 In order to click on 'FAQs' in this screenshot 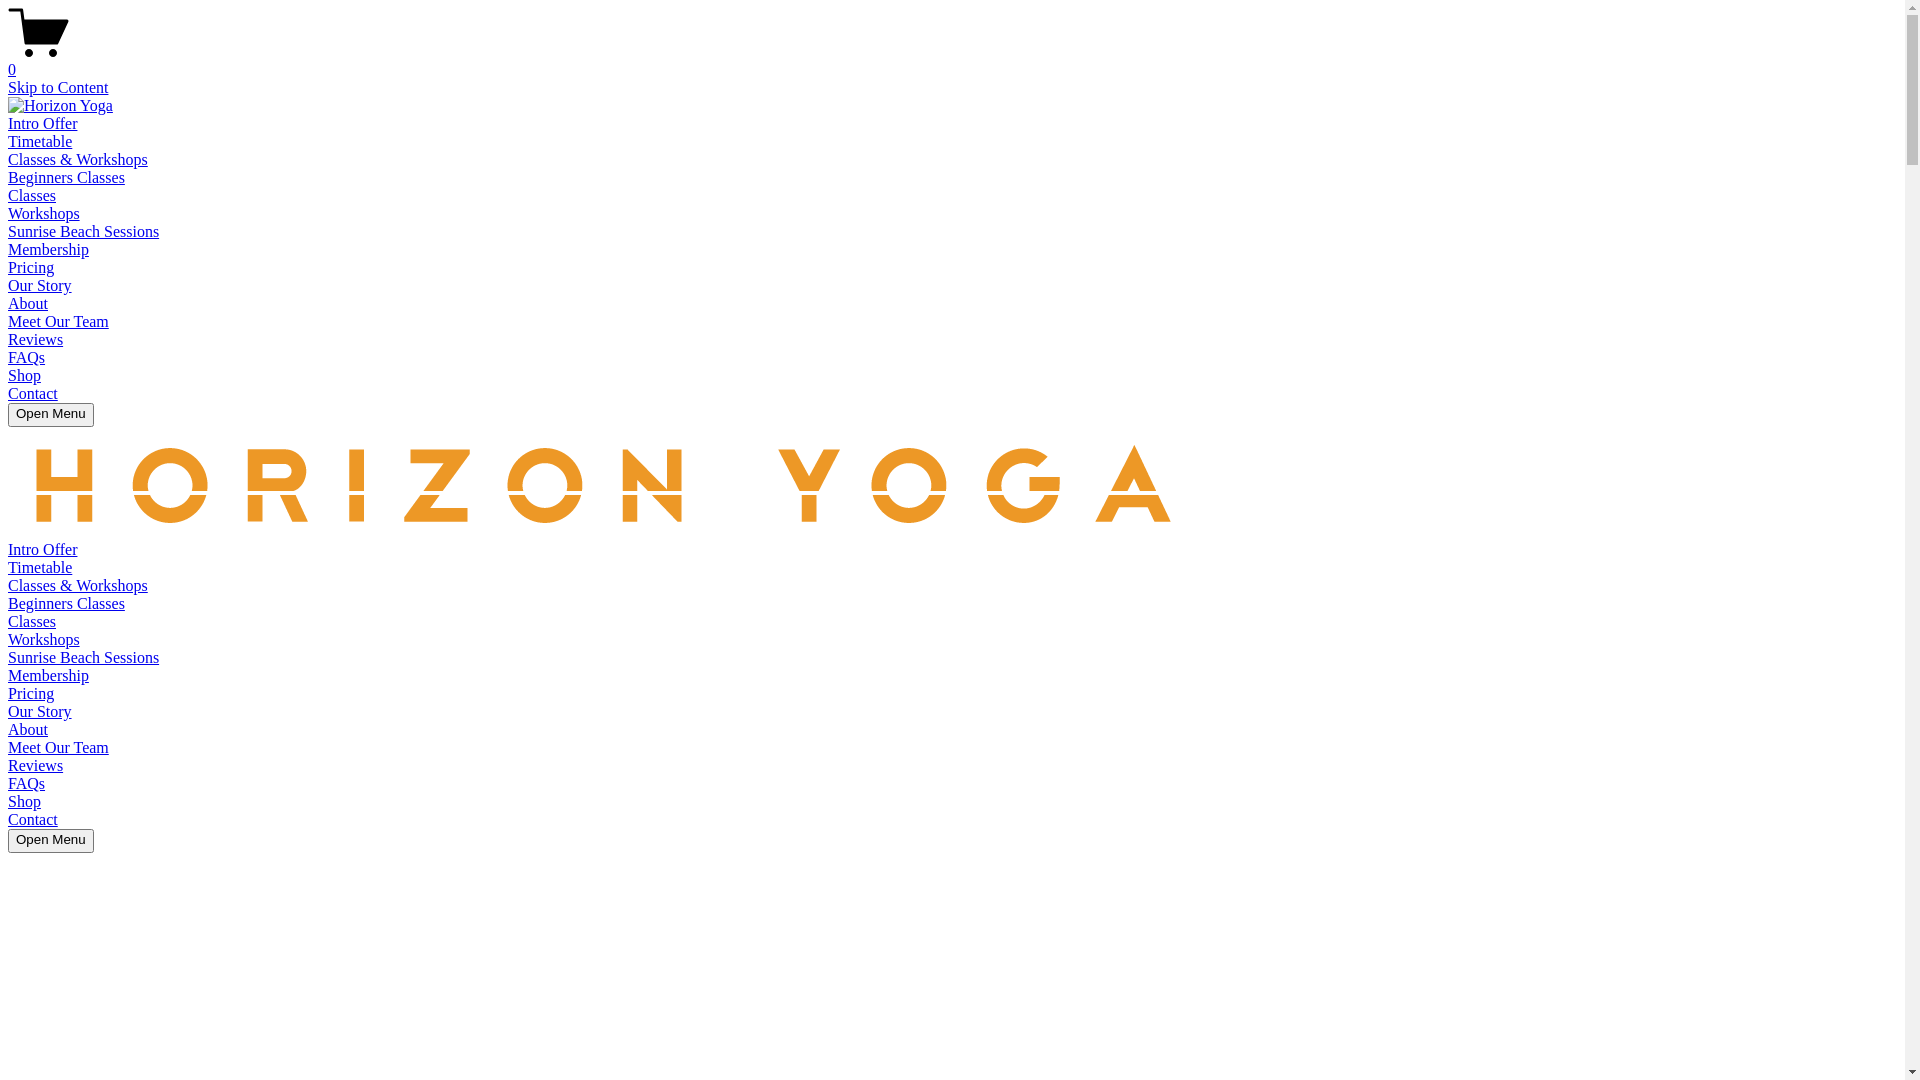, I will do `click(26, 782)`.